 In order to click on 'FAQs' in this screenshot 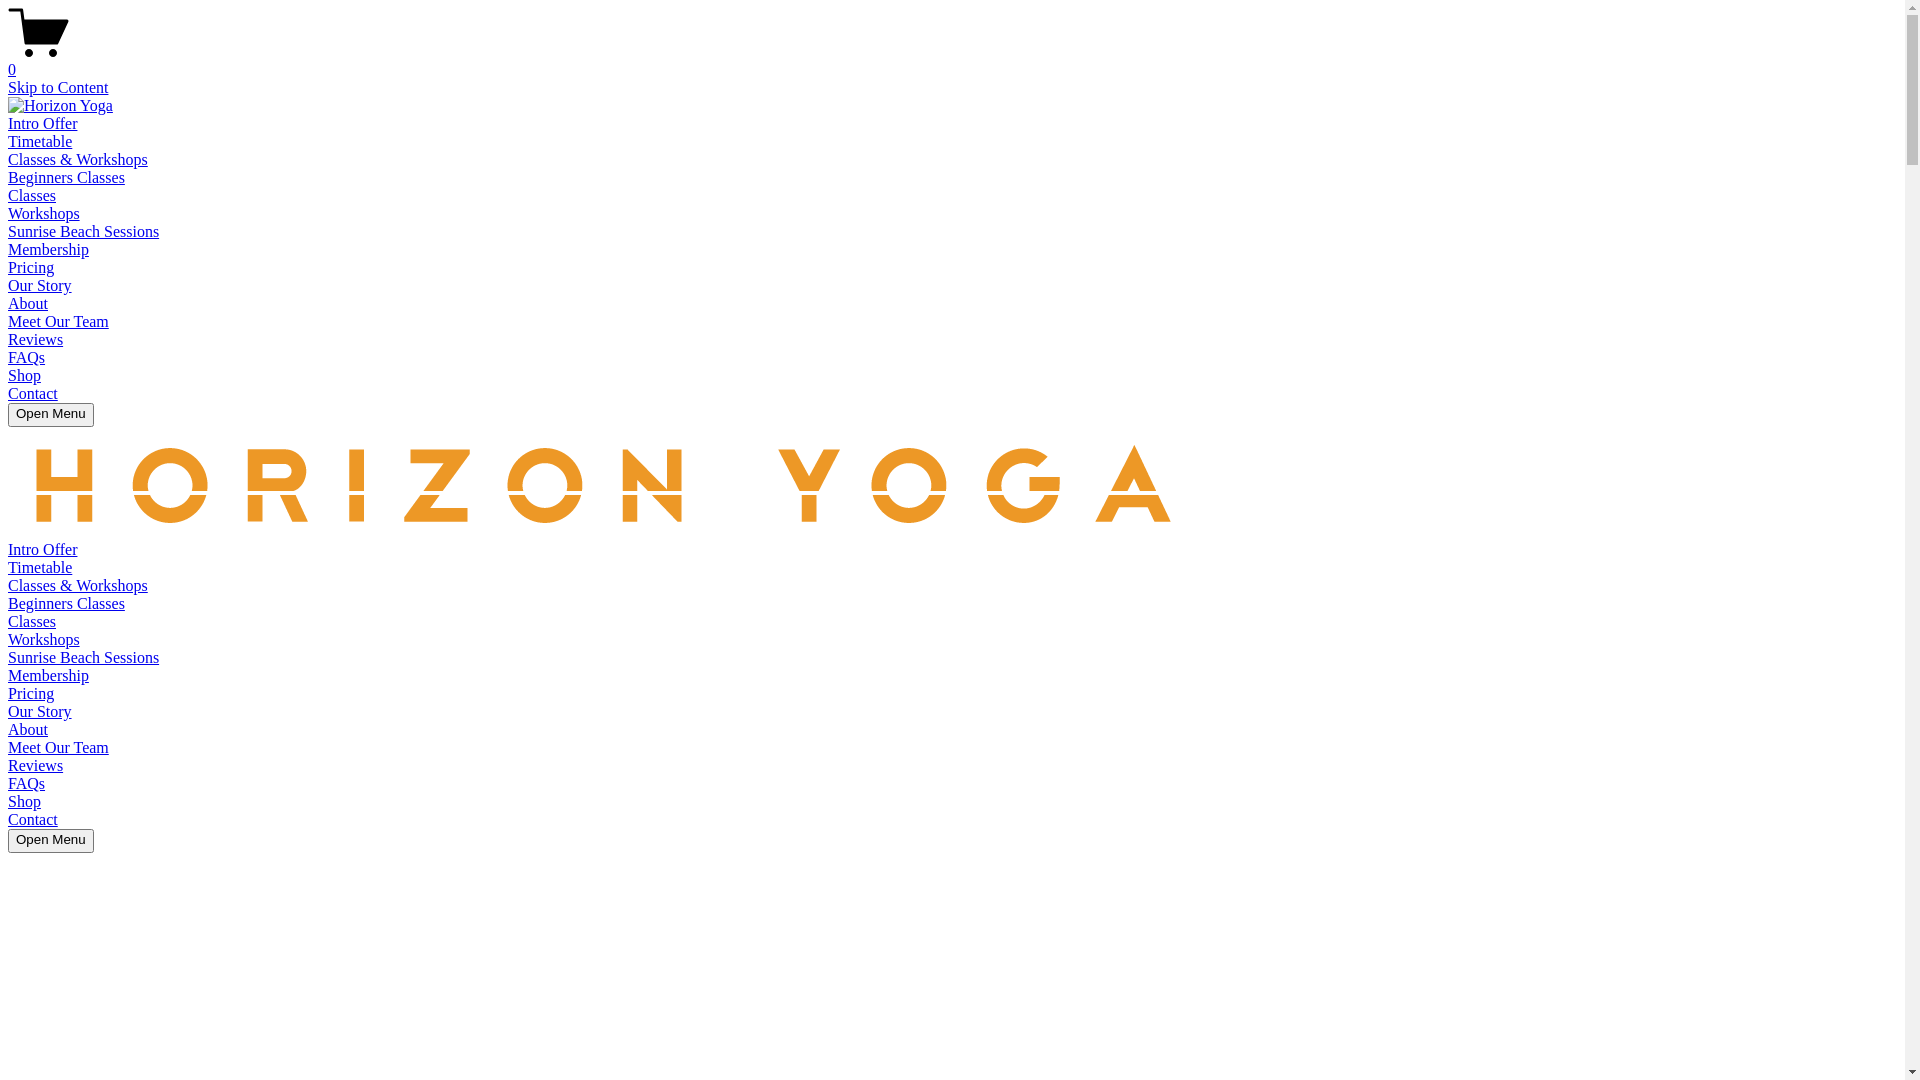, I will do `click(26, 782)`.